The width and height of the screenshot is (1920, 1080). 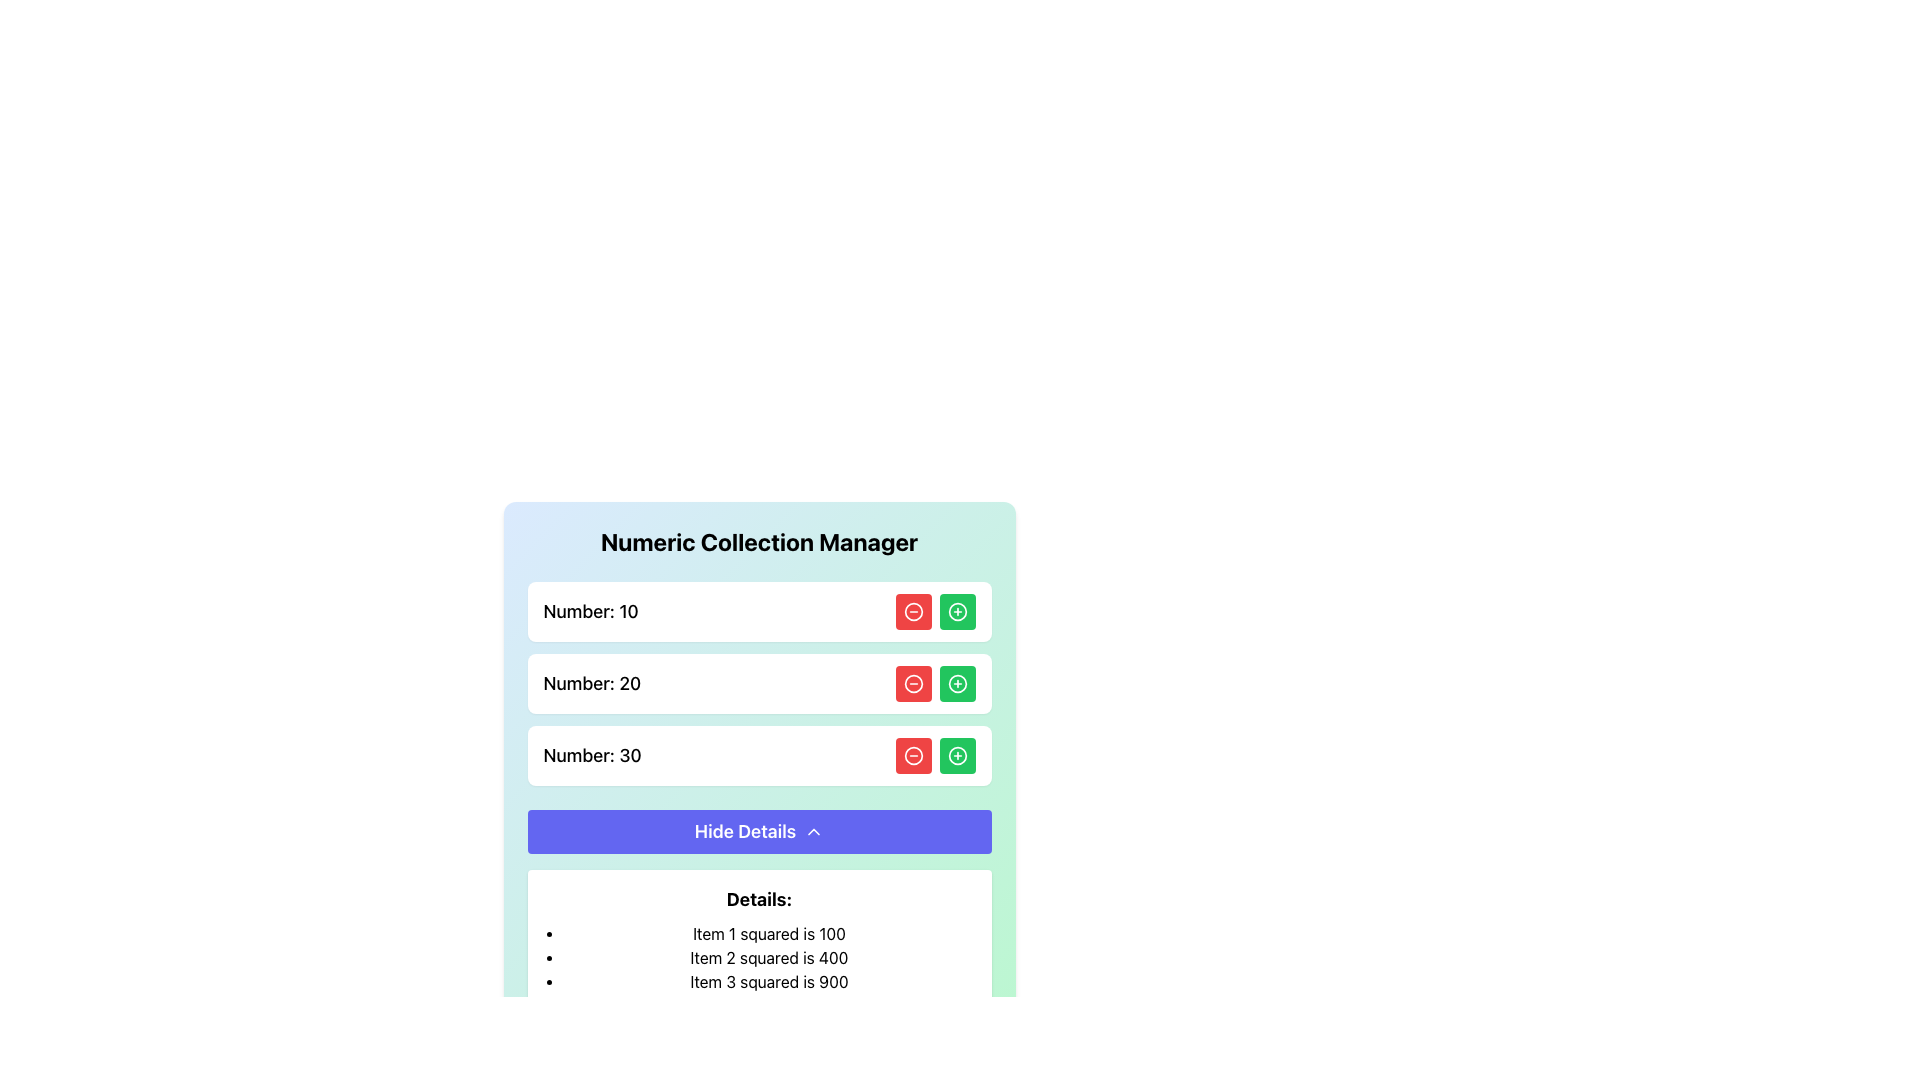 I want to click on the static text element displaying 'Item 3 squared is 900', which is the last item in the bulleted list under the 'Details:' section, so click(x=768, y=981).